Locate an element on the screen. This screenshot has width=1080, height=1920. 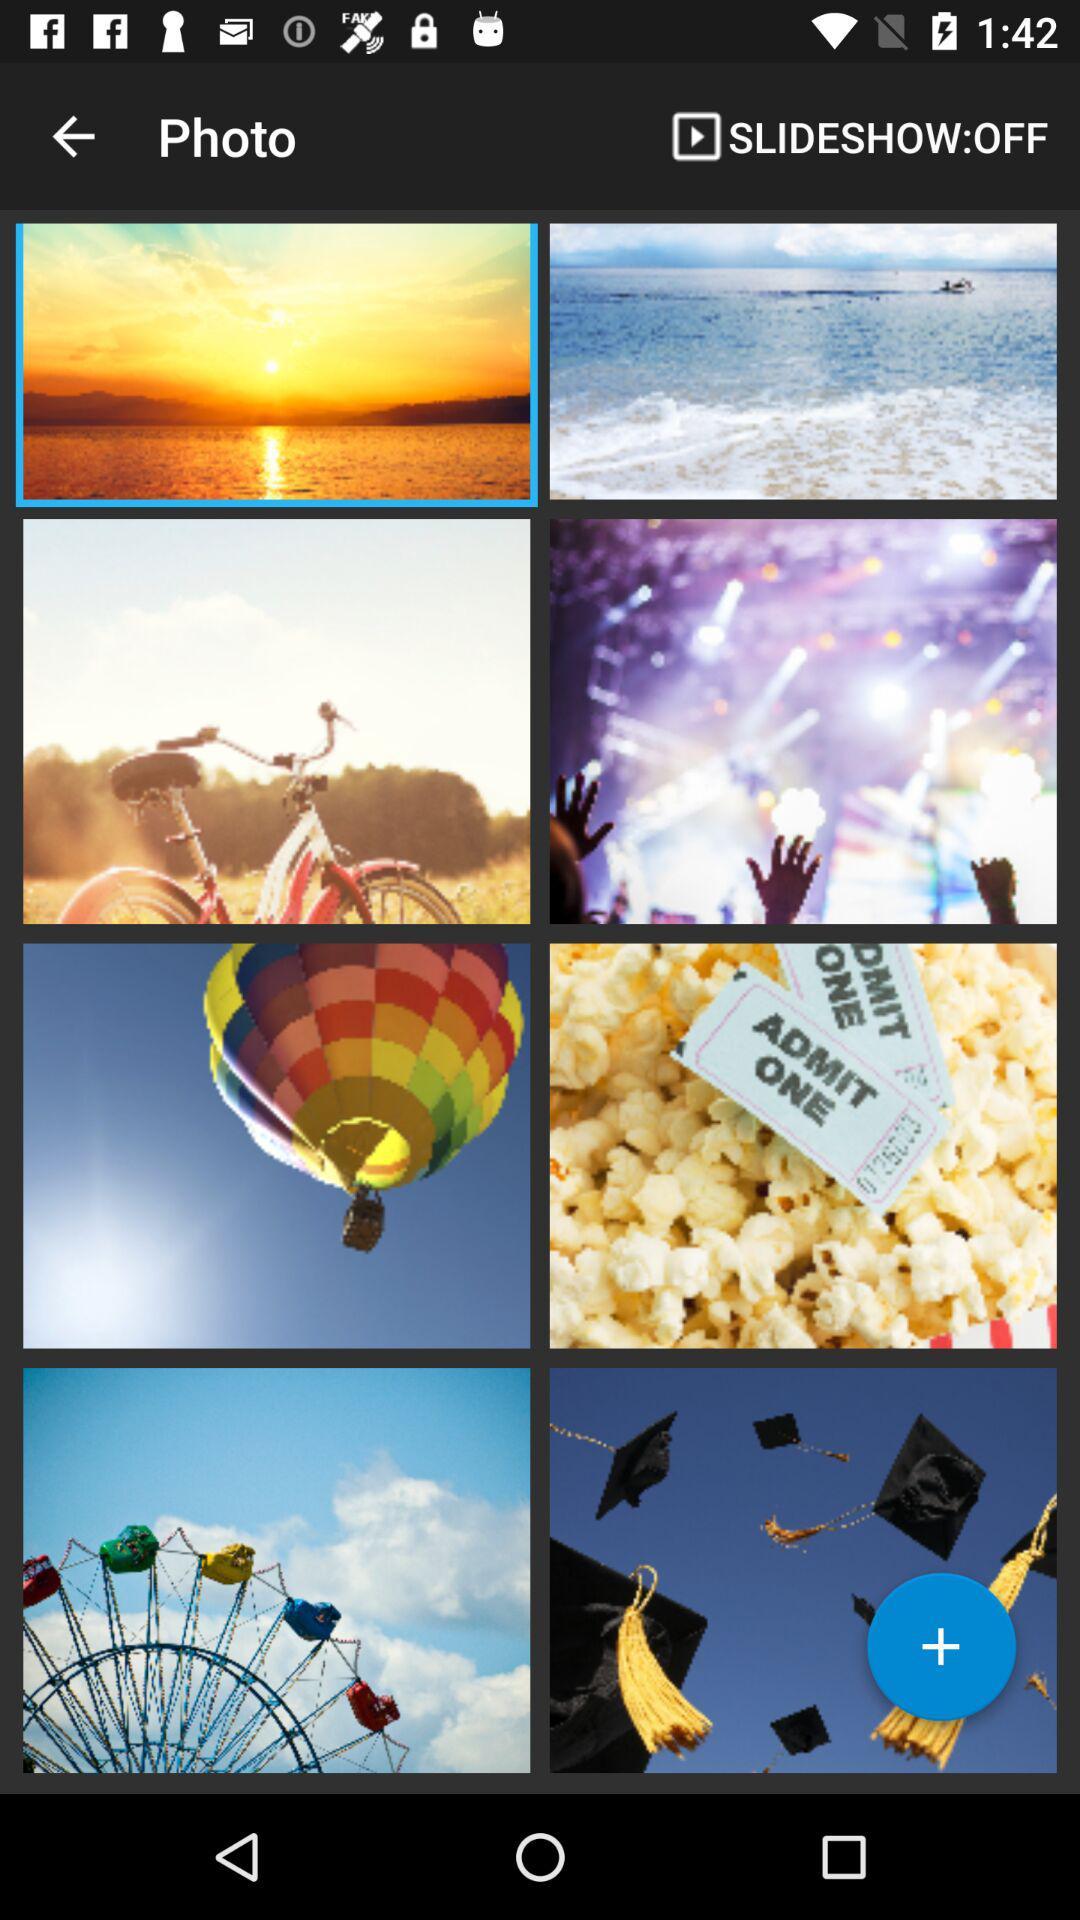
photograph choice is located at coordinates (802, 719).